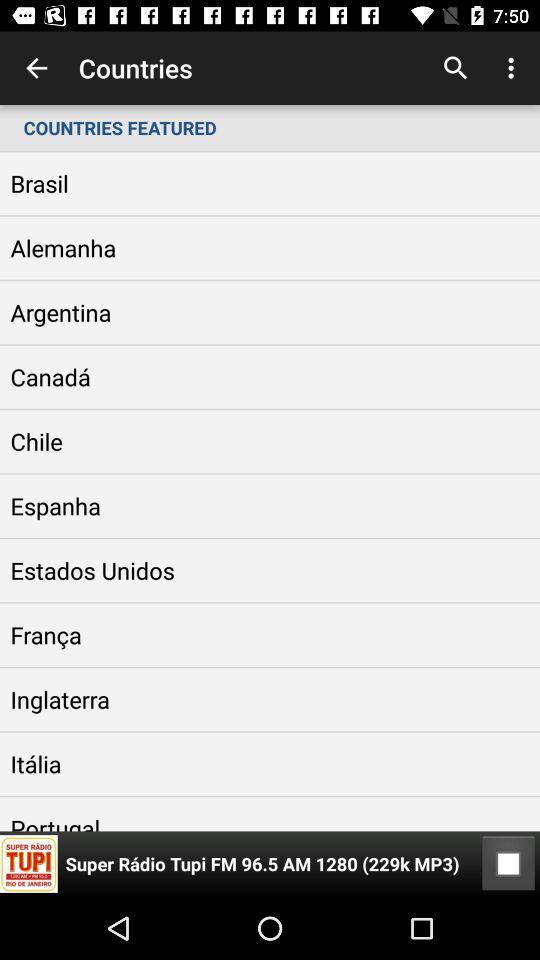 This screenshot has height=960, width=540. What do you see at coordinates (513, 68) in the screenshot?
I see `icon above the countries featured item` at bounding box center [513, 68].